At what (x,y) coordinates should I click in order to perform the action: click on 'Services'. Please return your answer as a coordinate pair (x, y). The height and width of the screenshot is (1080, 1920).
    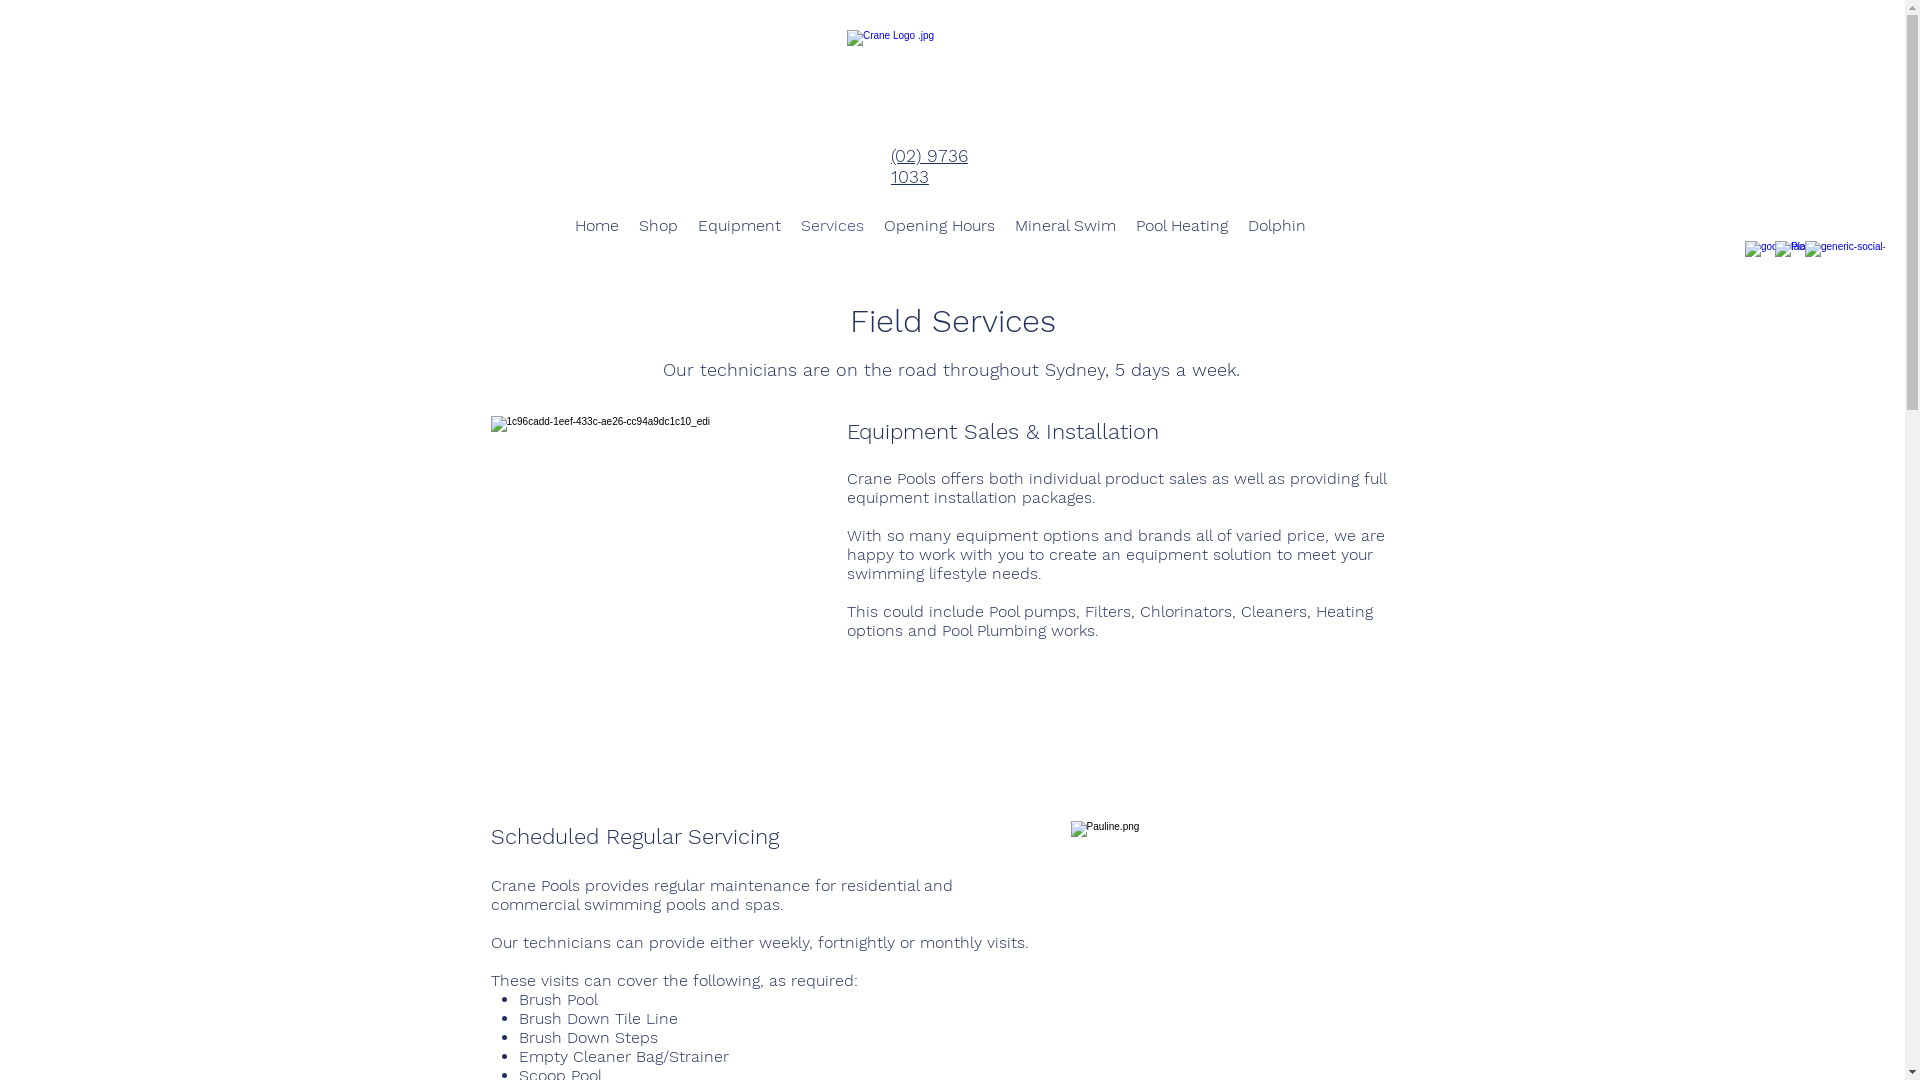
    Looking at the image, I should click on (832, 225).